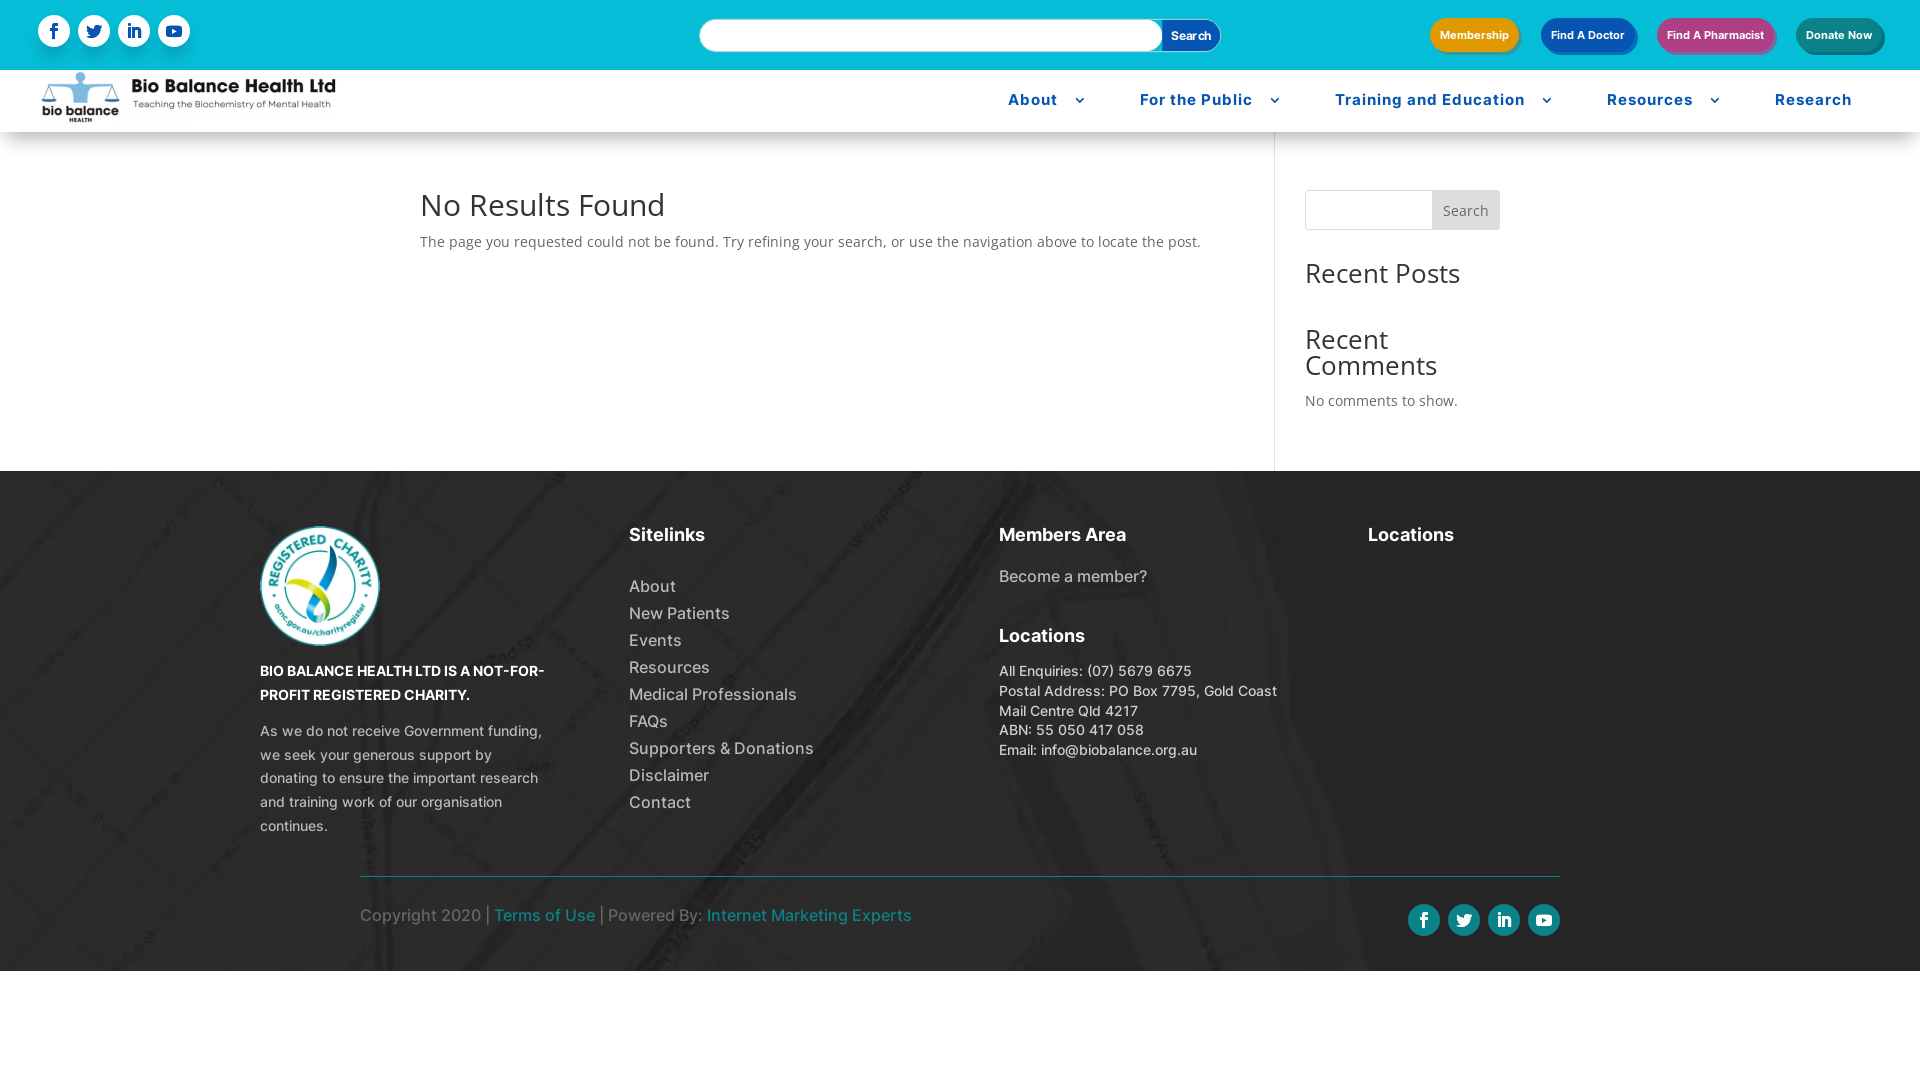 Image resolution: width=1920 pixels, height=1080 pixels. I want to click on 'Disclaimer', so click(668, 774).